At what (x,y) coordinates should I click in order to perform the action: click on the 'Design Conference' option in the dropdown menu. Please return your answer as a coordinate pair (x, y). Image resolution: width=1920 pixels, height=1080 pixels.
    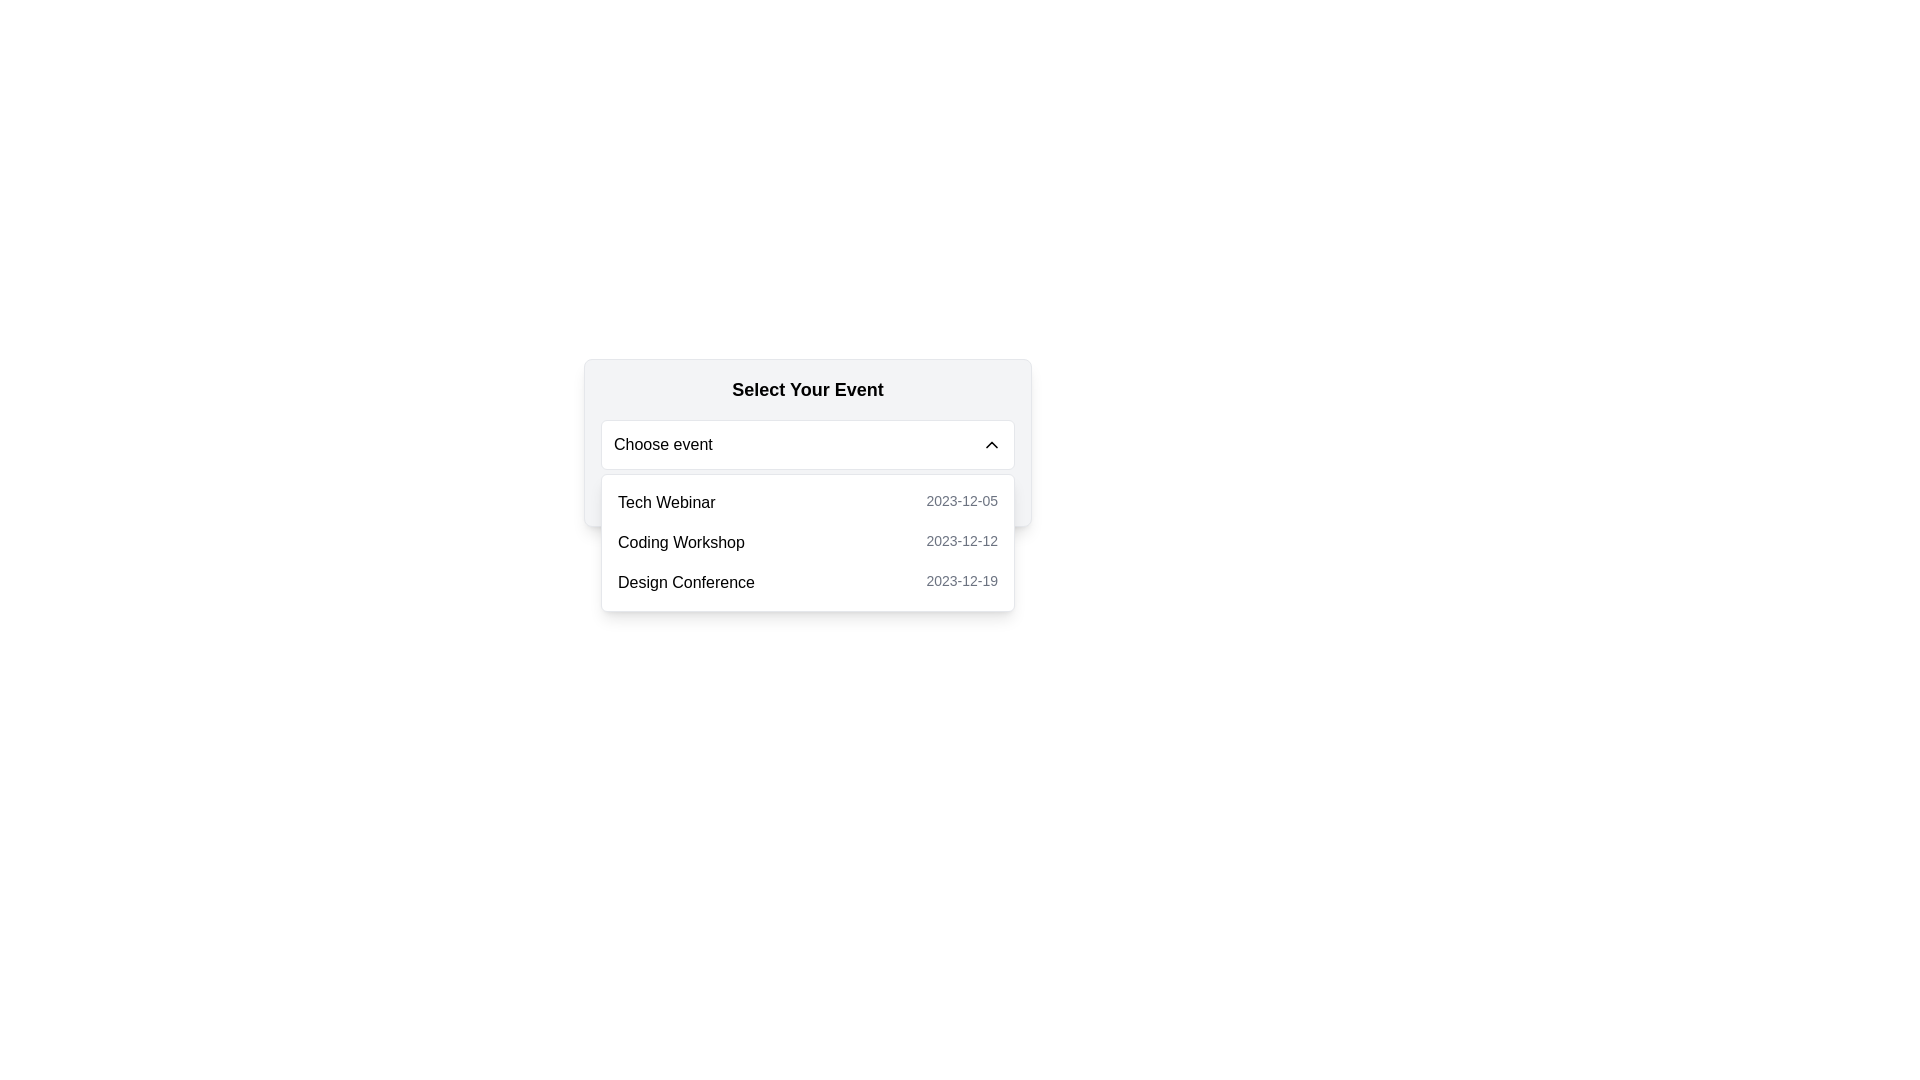
    Looking at the image, I should click on (807, 582).